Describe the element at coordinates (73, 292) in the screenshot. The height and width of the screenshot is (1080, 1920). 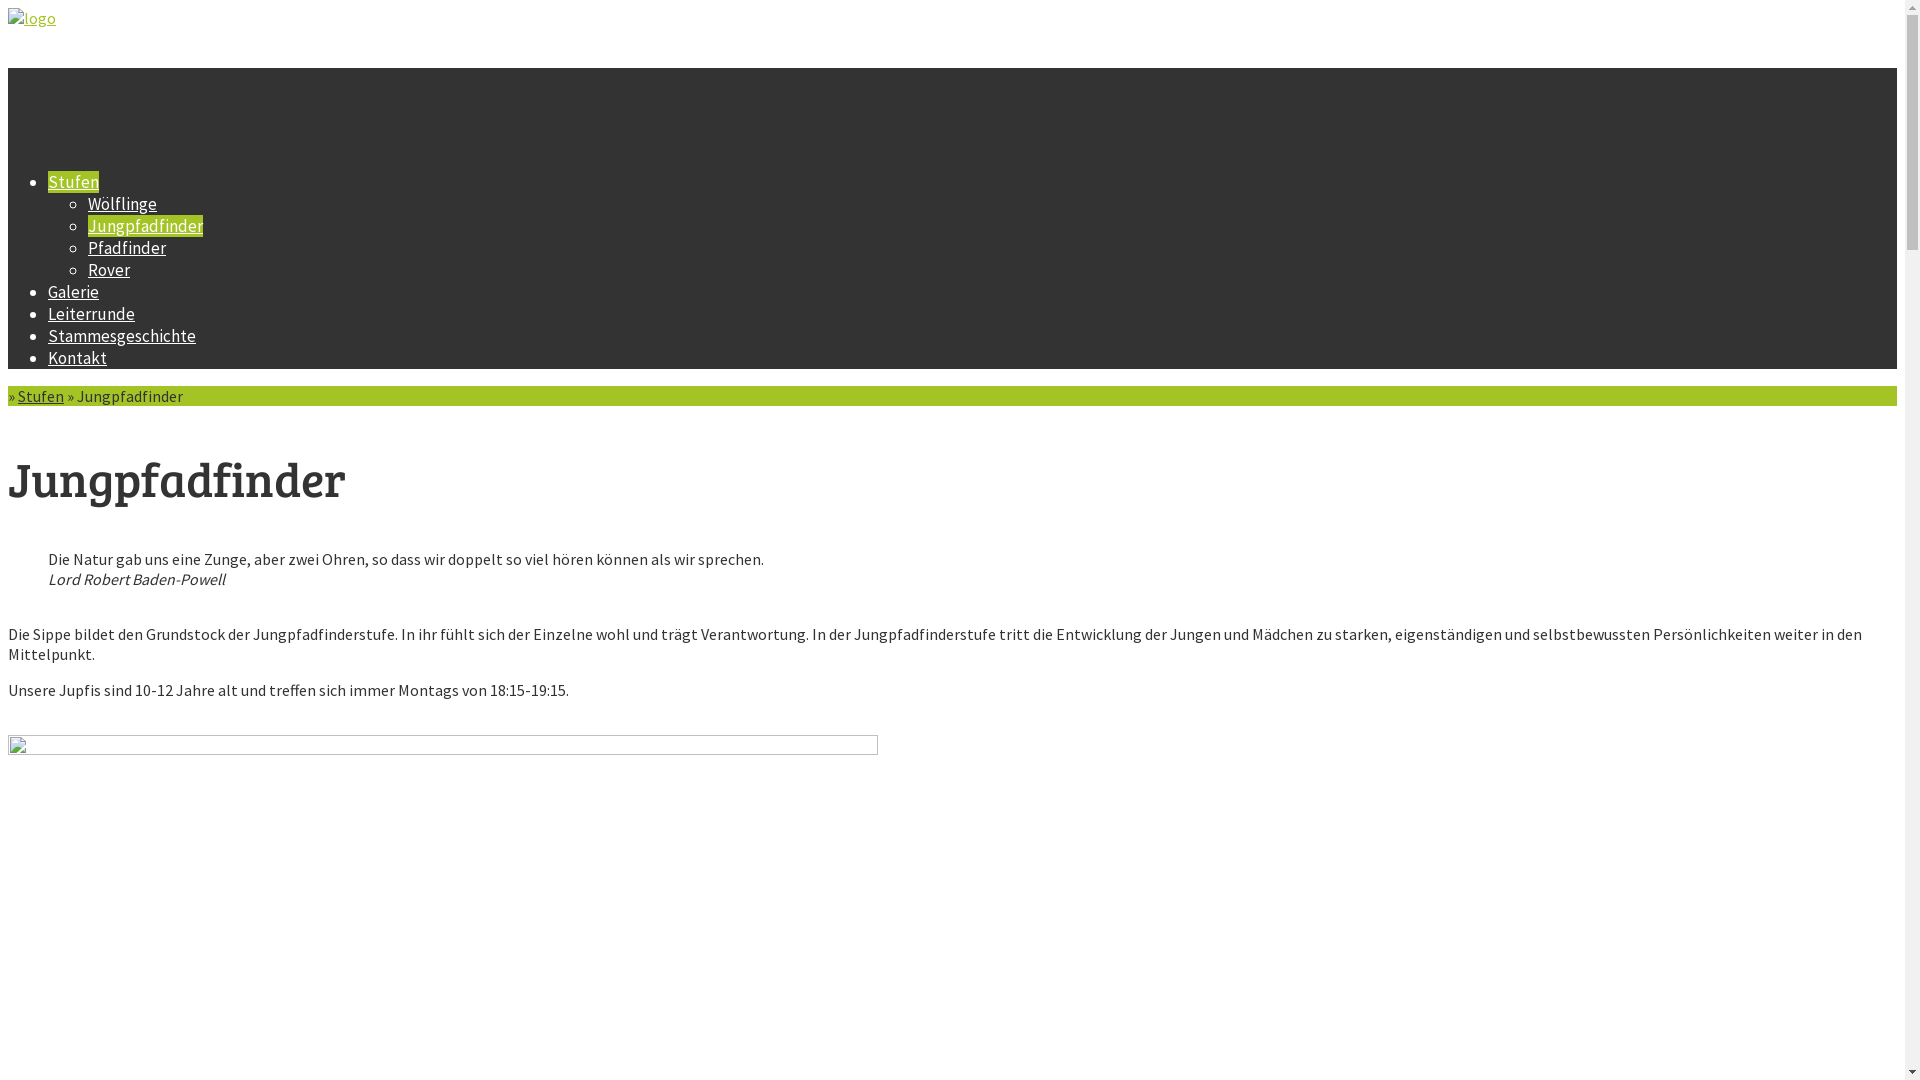
I see `'Galerie'` at that location.